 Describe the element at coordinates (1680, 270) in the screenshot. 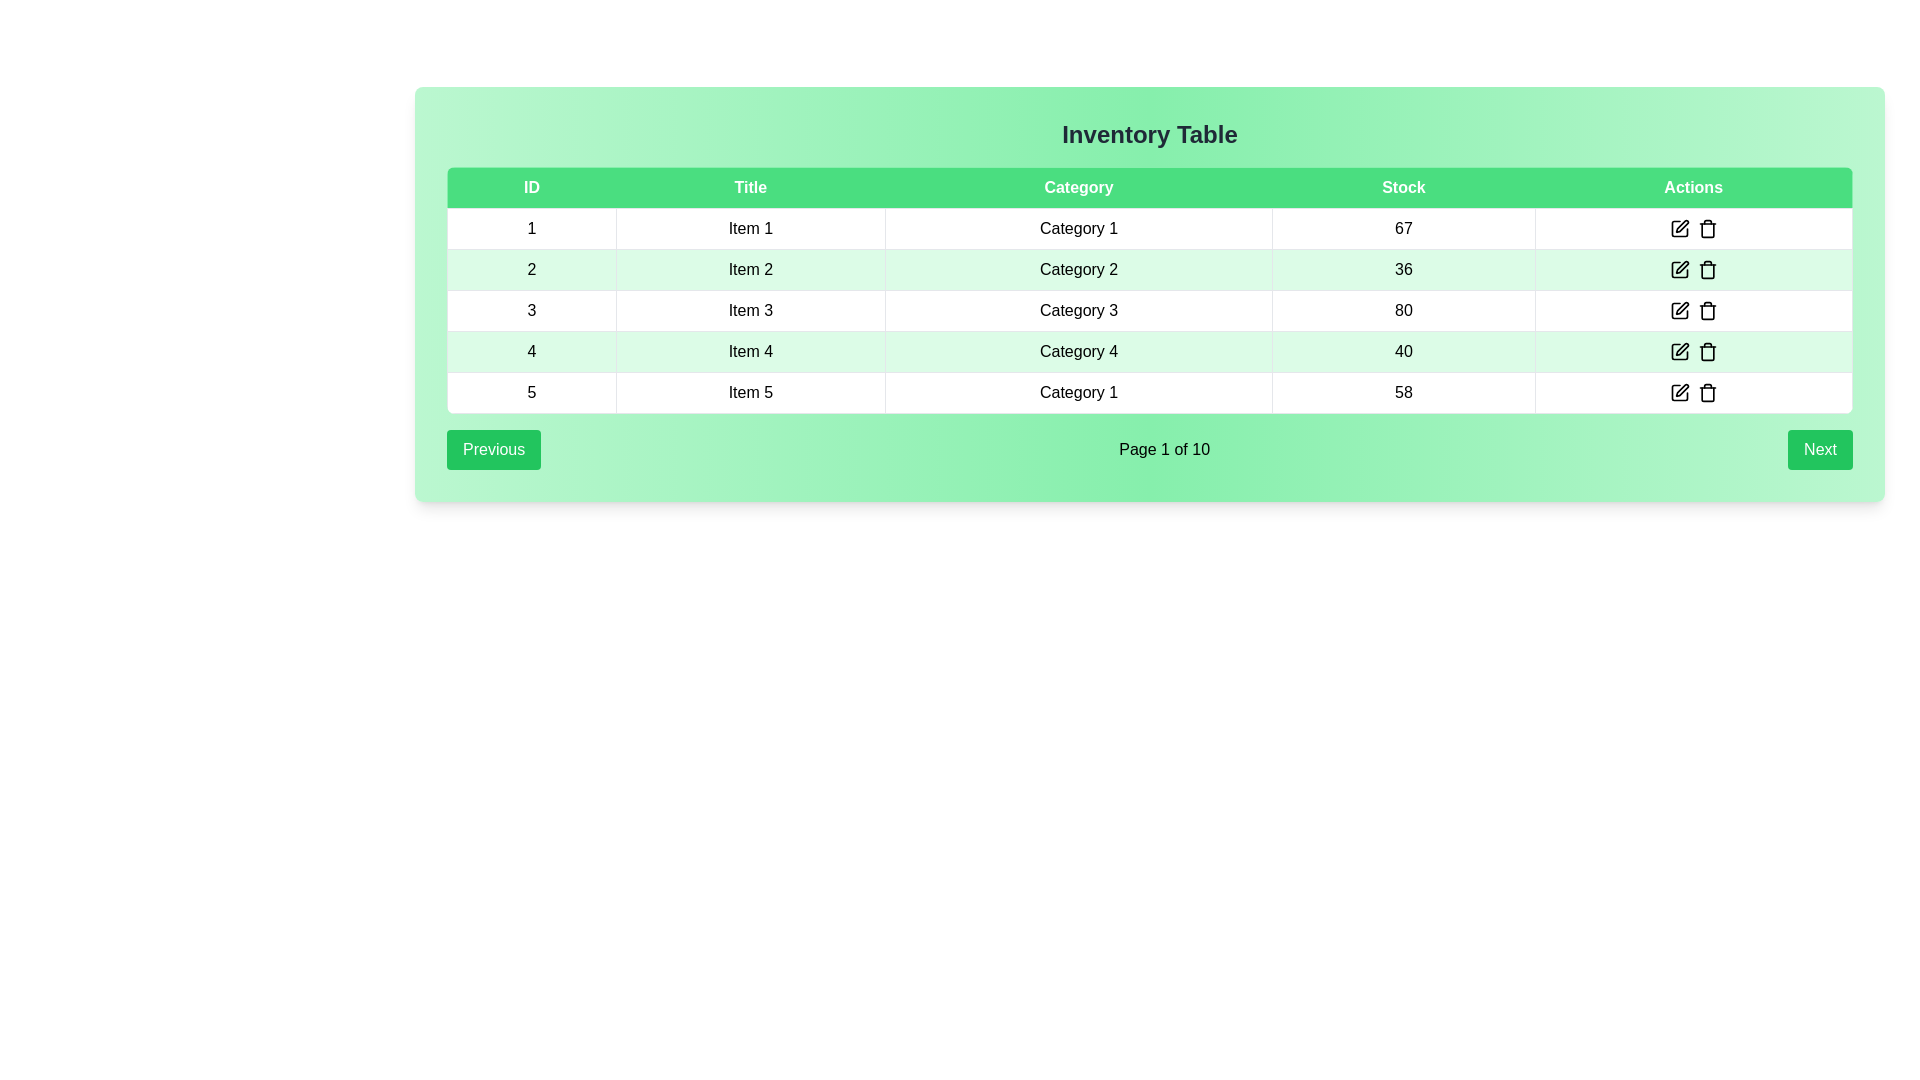

I see `the edit icon located in the 'Actions' column of the second row of the table, which visually represents the action of editing` at that location.